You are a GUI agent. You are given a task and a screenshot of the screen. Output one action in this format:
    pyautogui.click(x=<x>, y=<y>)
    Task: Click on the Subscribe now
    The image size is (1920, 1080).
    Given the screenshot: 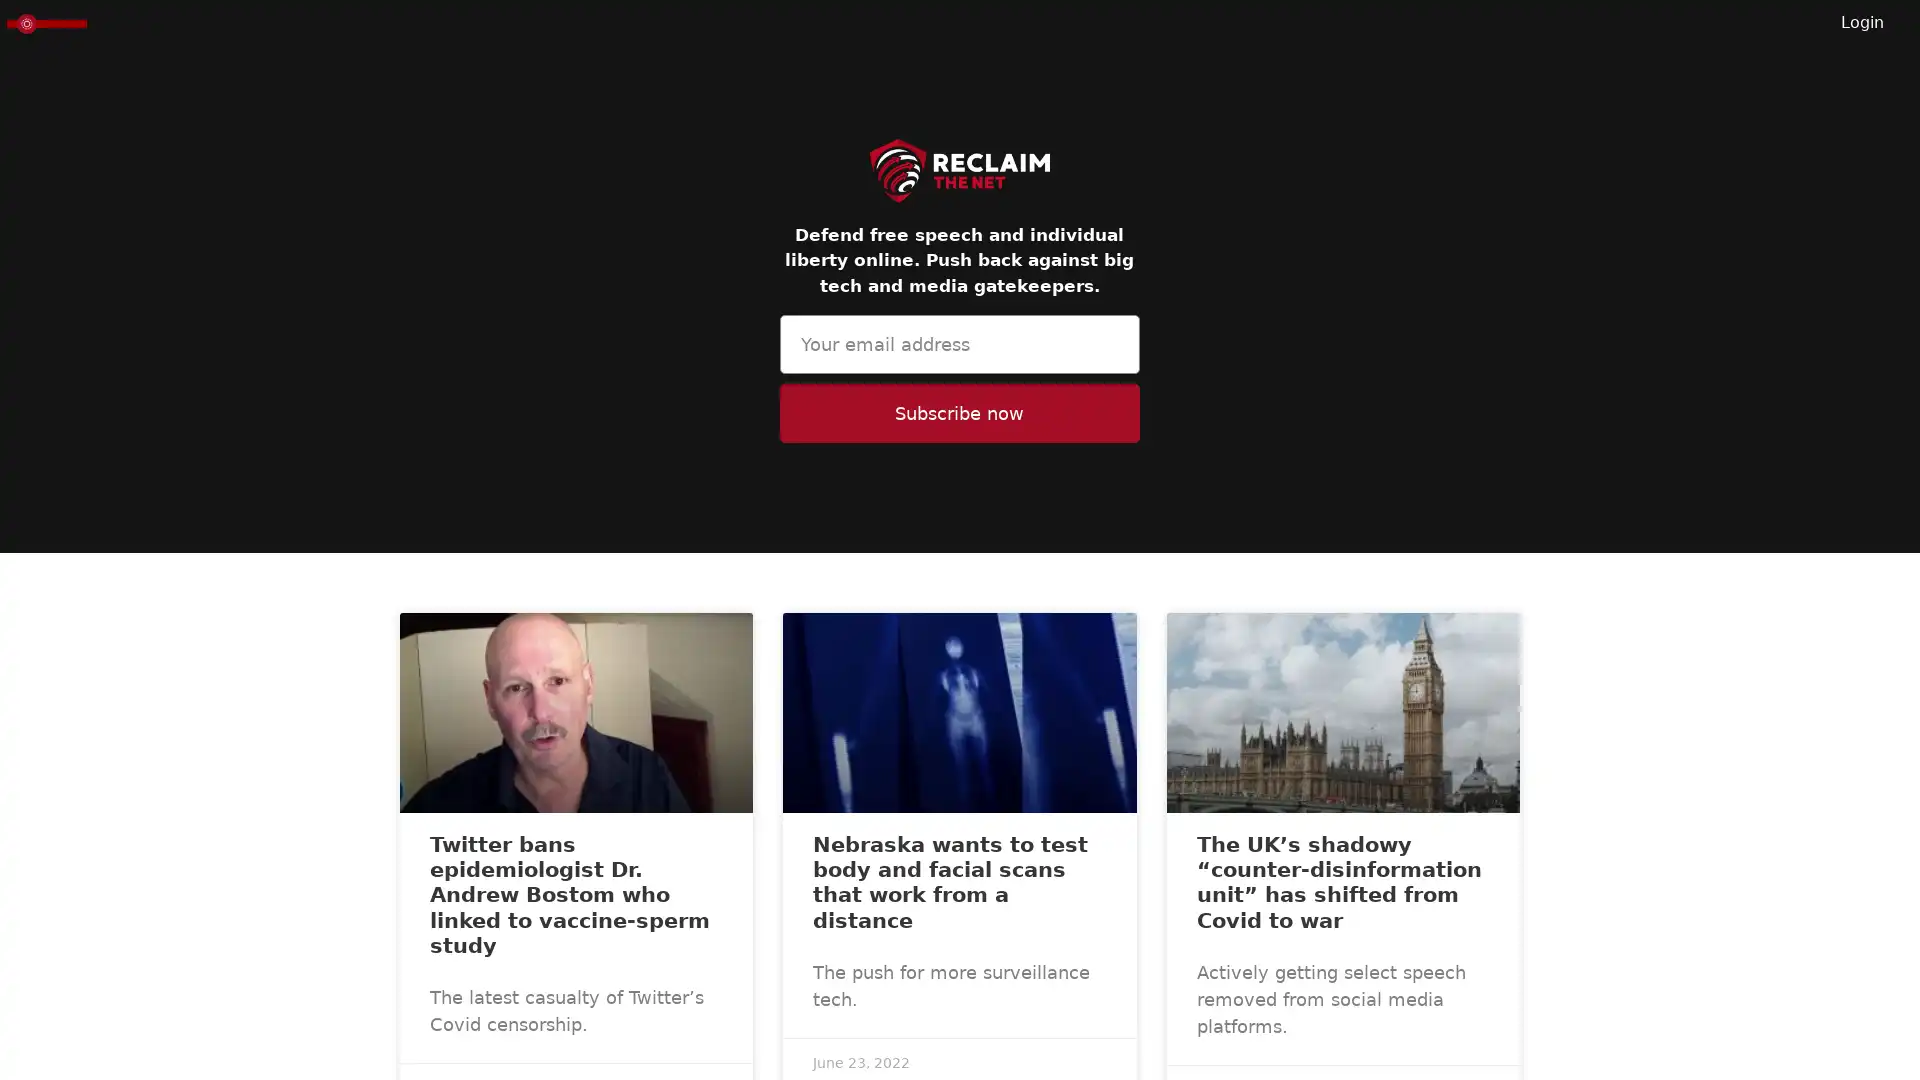 What is the action you would take?
    pyautogui.click(x=958, y=412)
    